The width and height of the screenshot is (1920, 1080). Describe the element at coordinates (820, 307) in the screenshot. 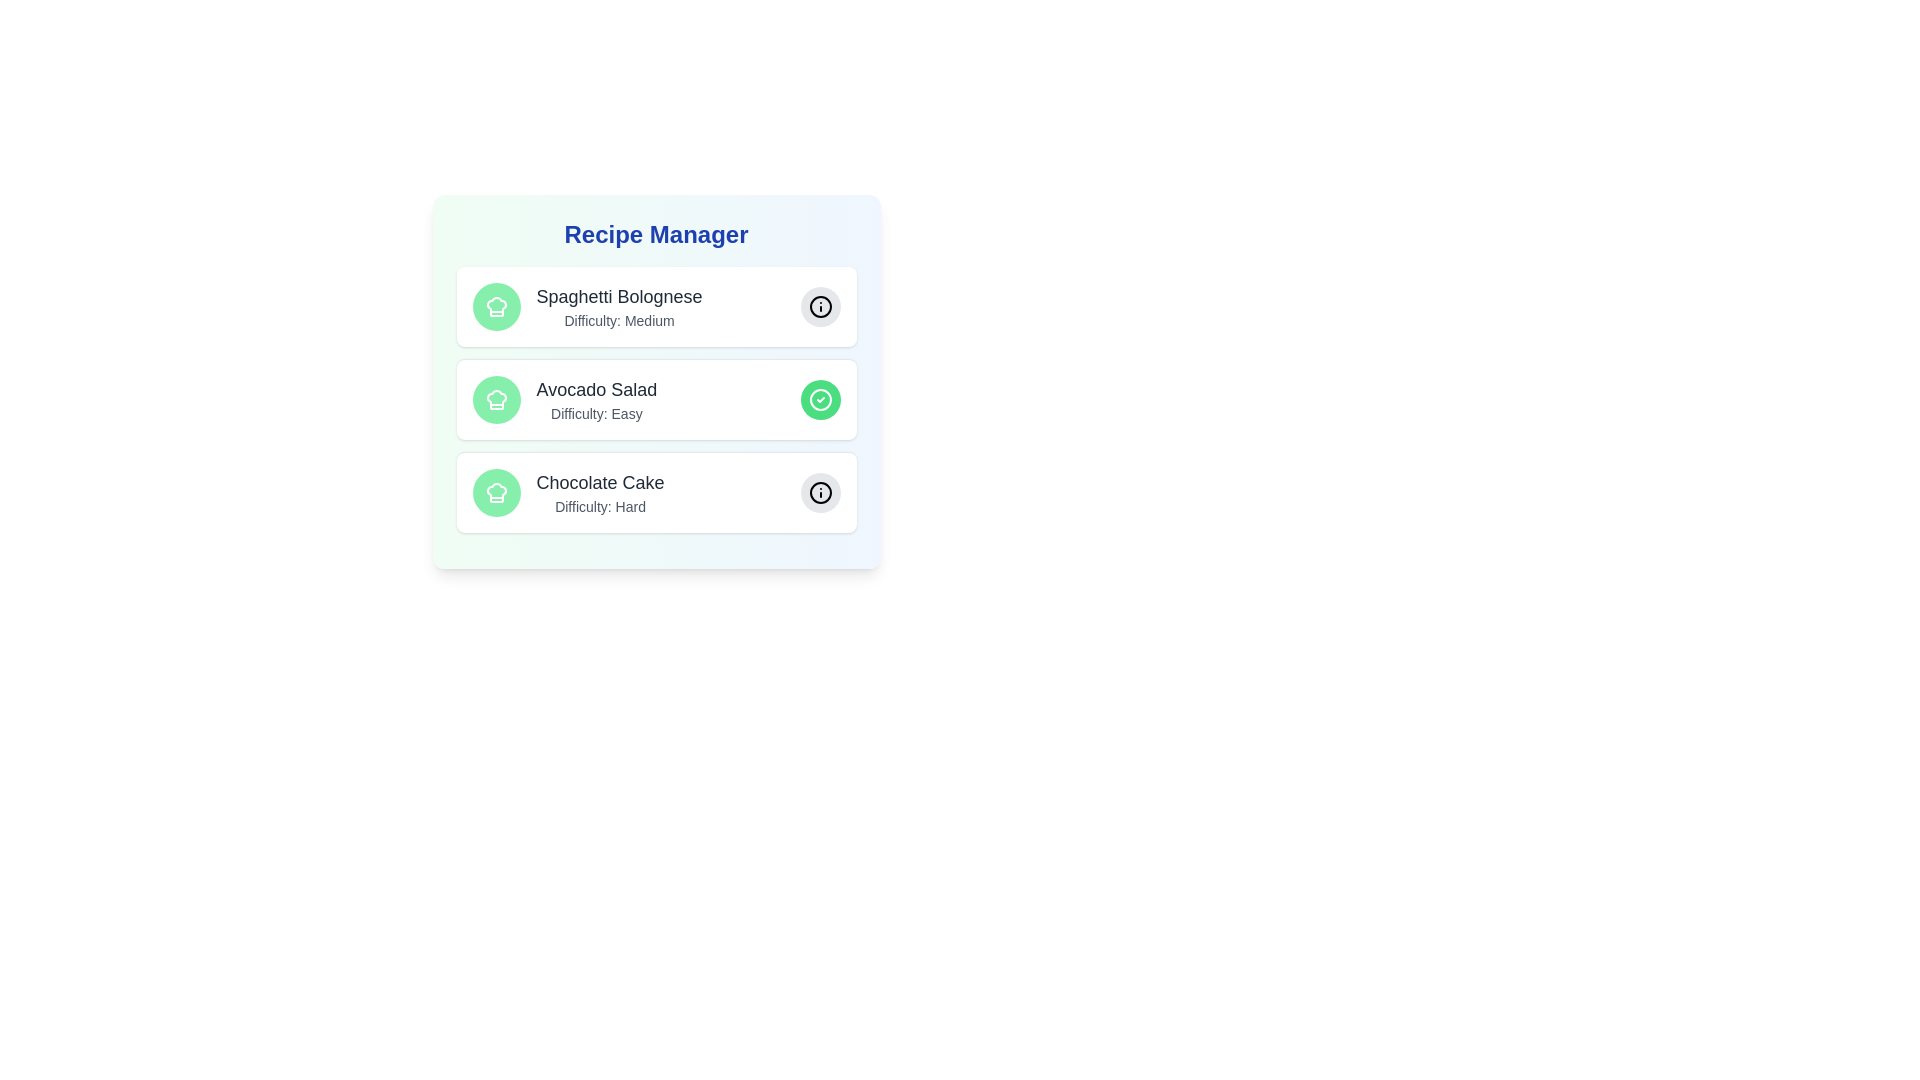

I see `the recipe Spaghetti Bolognese by clicking its button` at that location.